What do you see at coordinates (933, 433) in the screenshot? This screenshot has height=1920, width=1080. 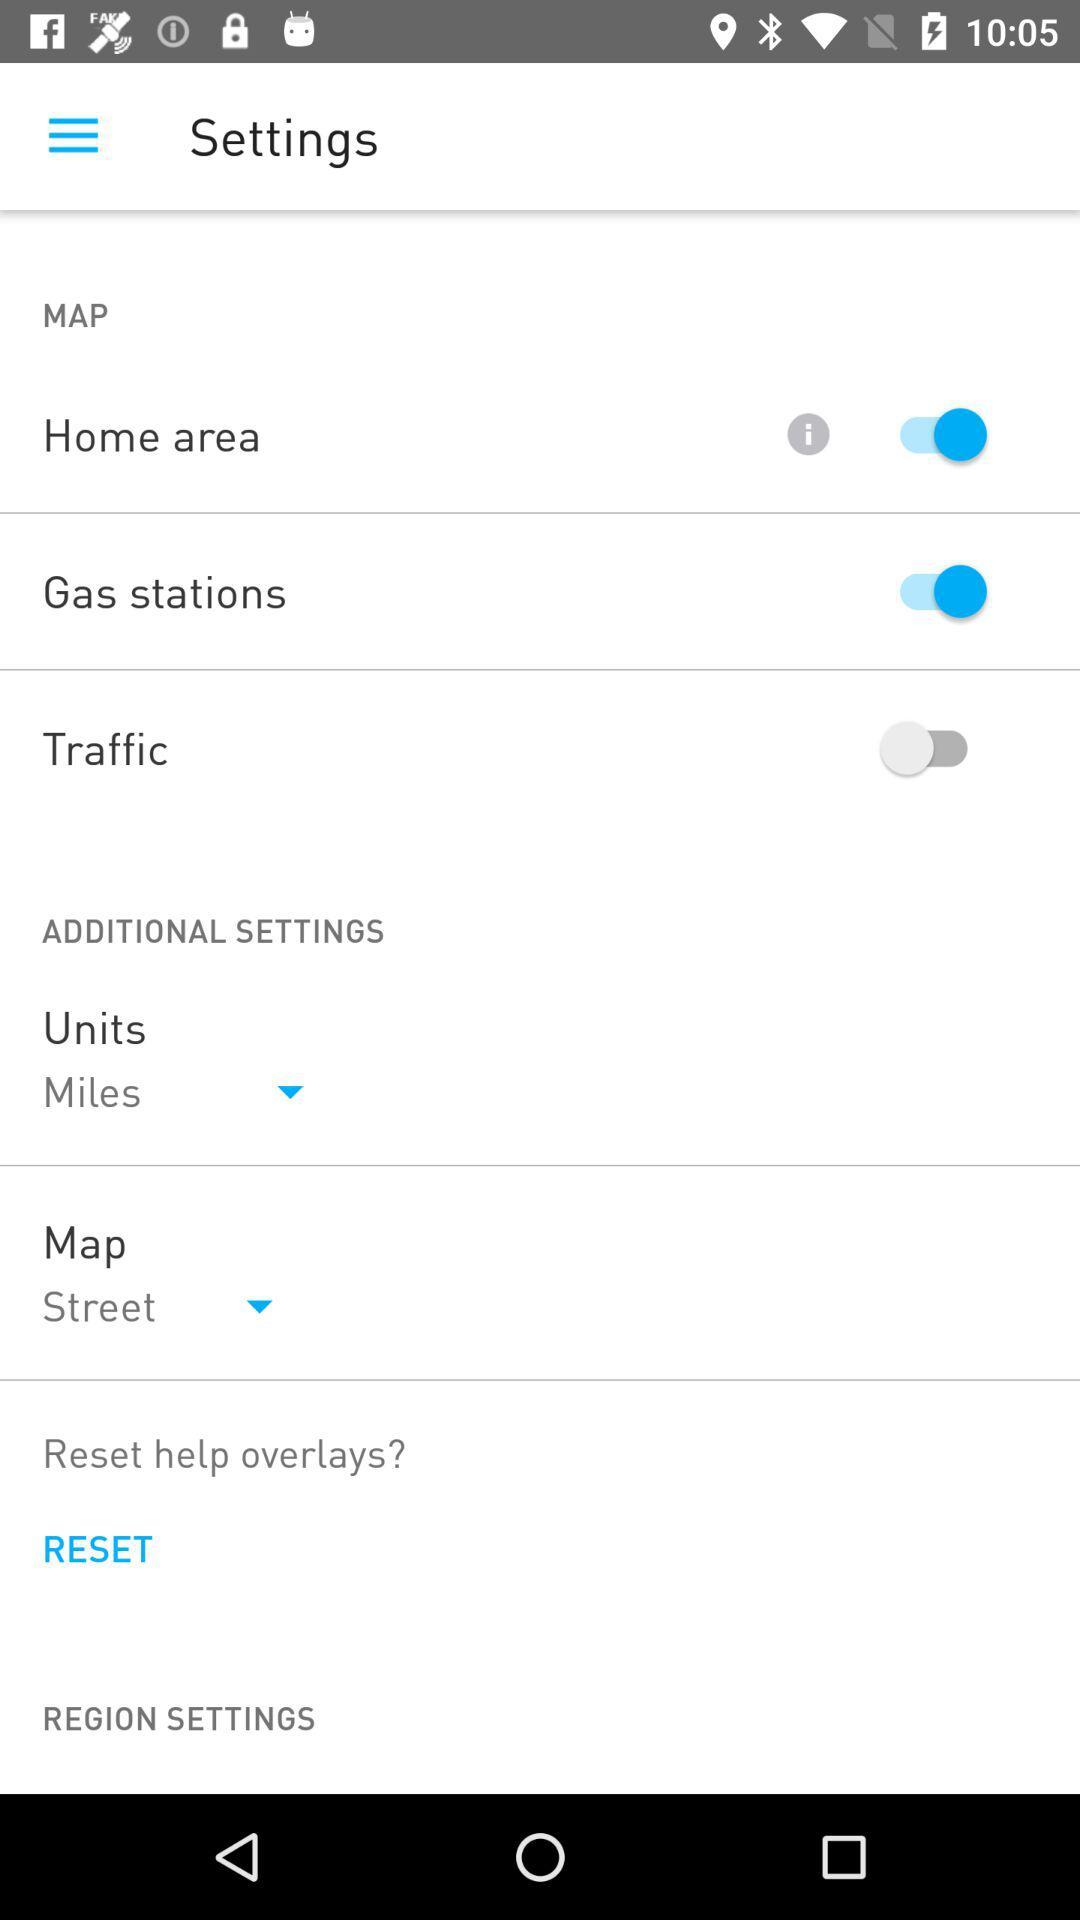 I see `to choose the area option` at bounding box center [933, 433].